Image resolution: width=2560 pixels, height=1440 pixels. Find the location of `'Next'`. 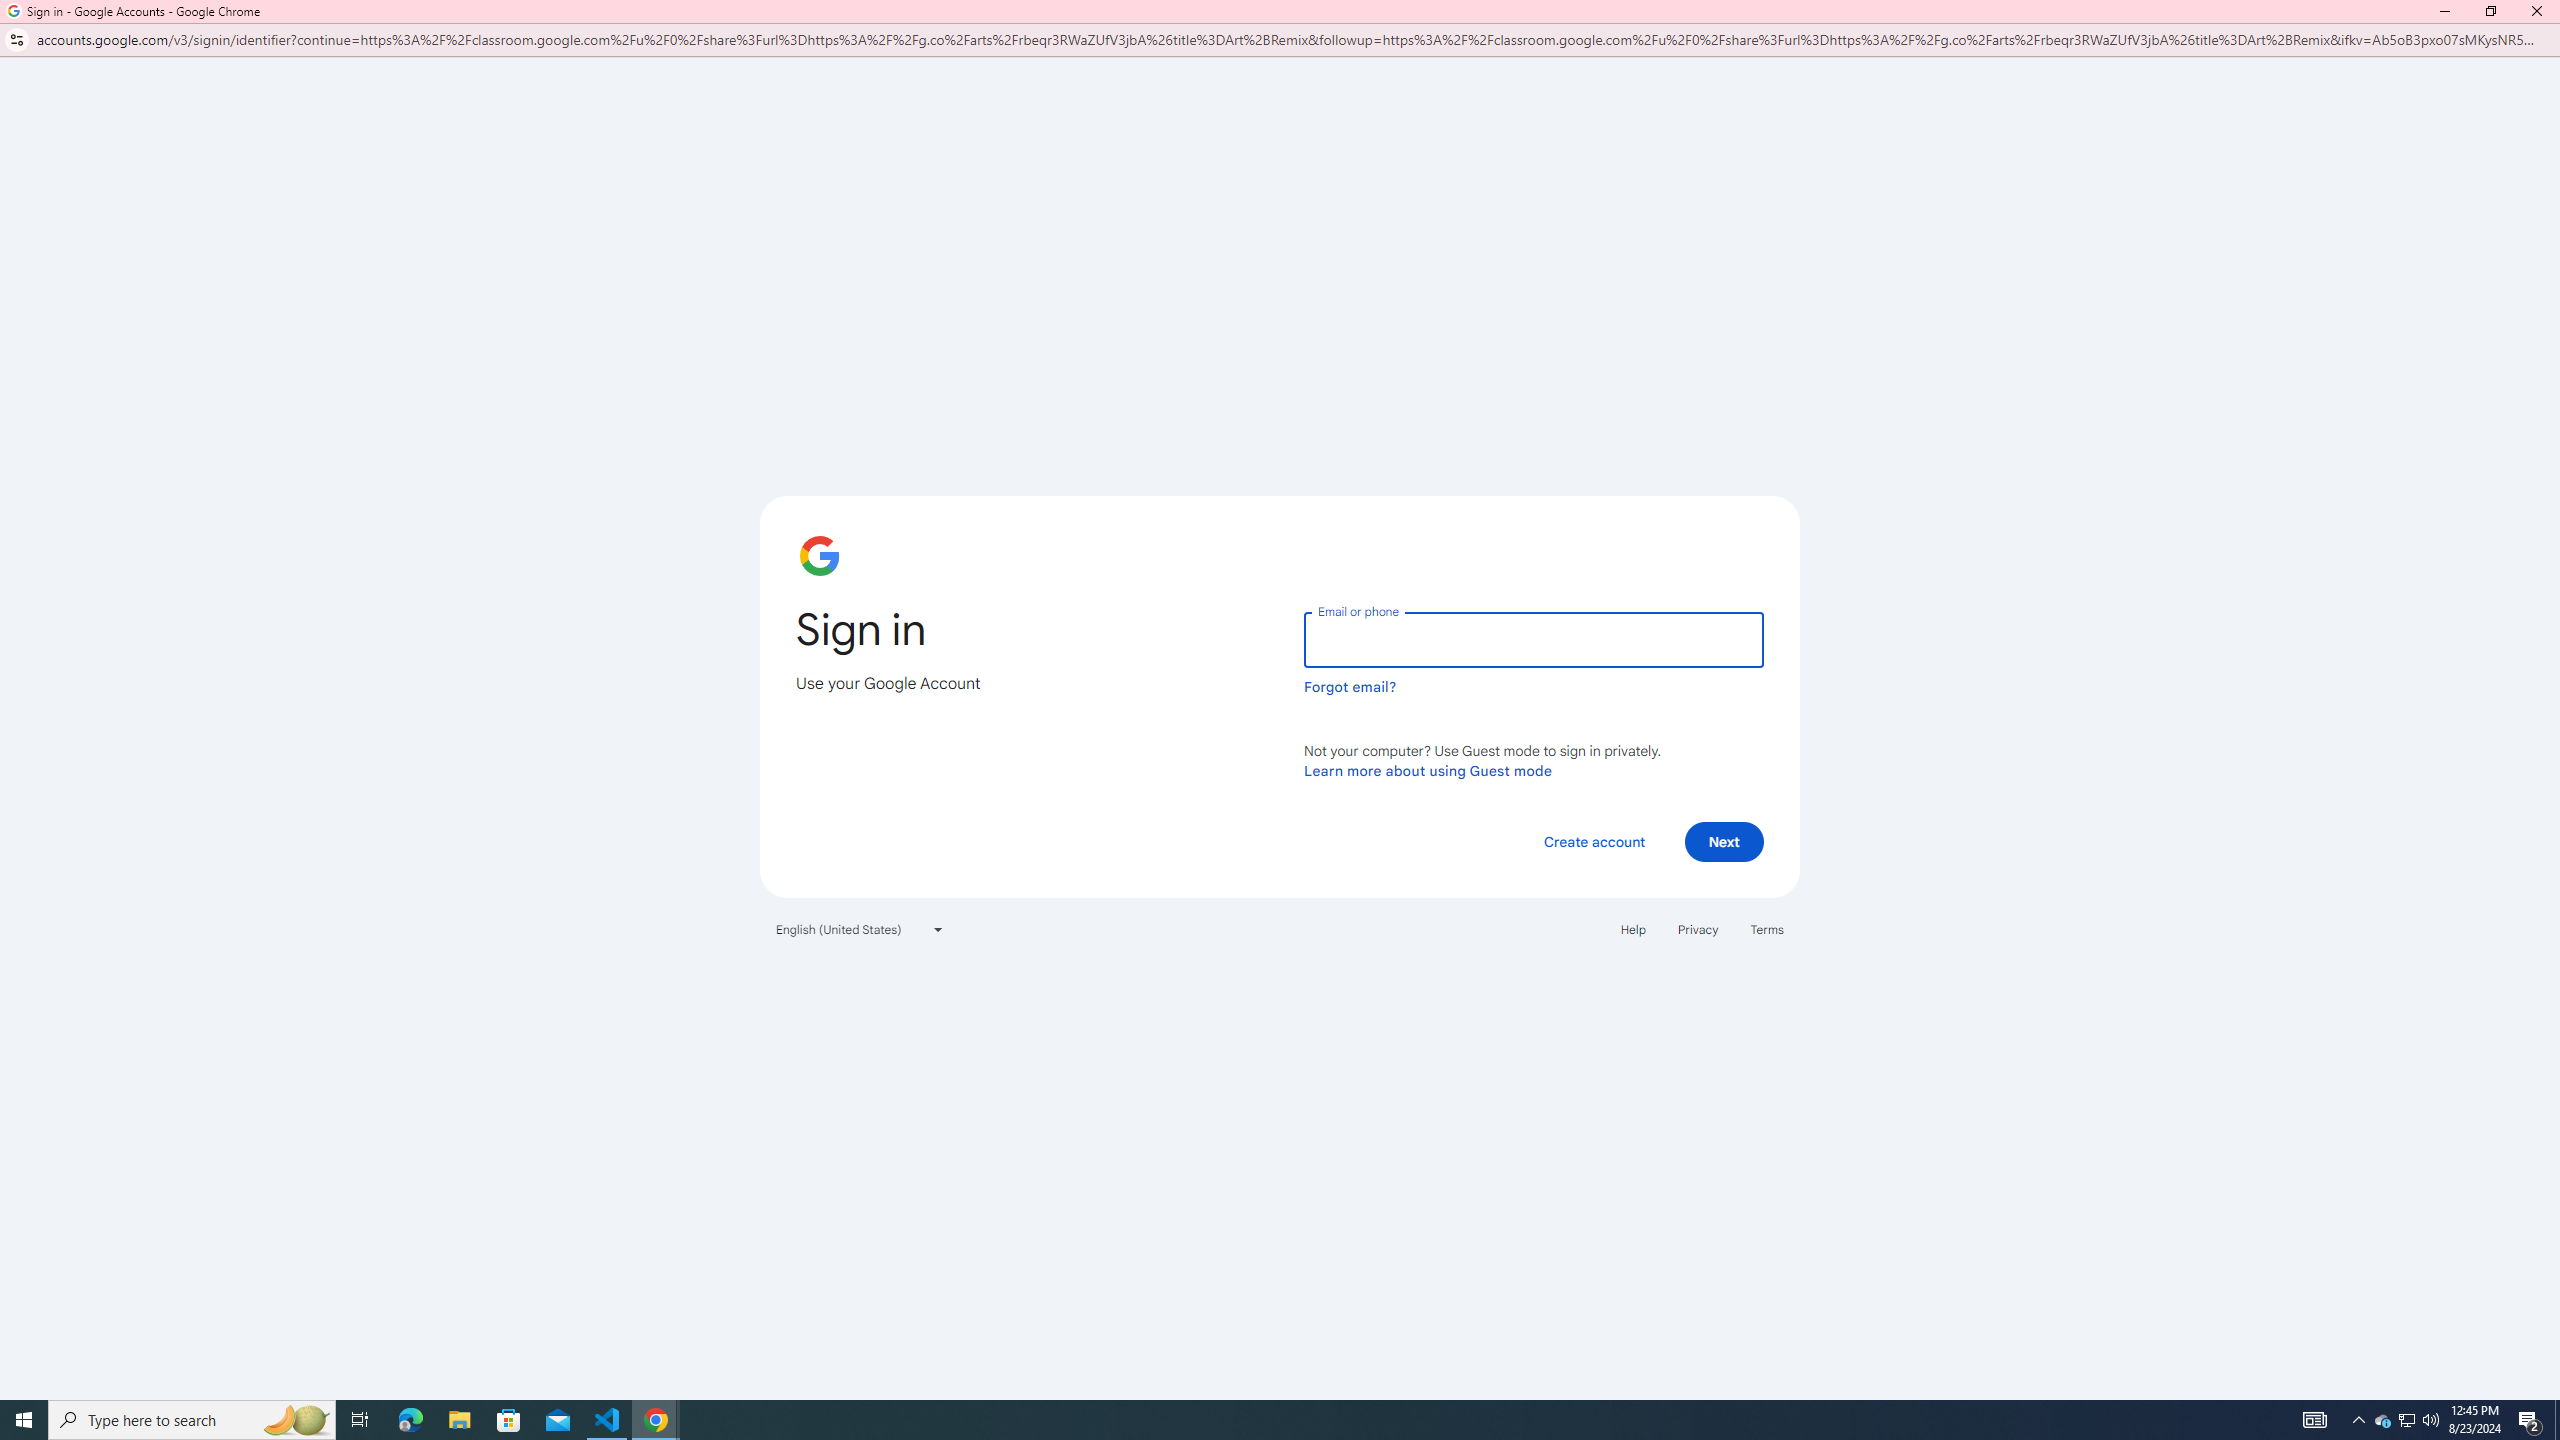

'Next' is located at coordinates (1724, 842).